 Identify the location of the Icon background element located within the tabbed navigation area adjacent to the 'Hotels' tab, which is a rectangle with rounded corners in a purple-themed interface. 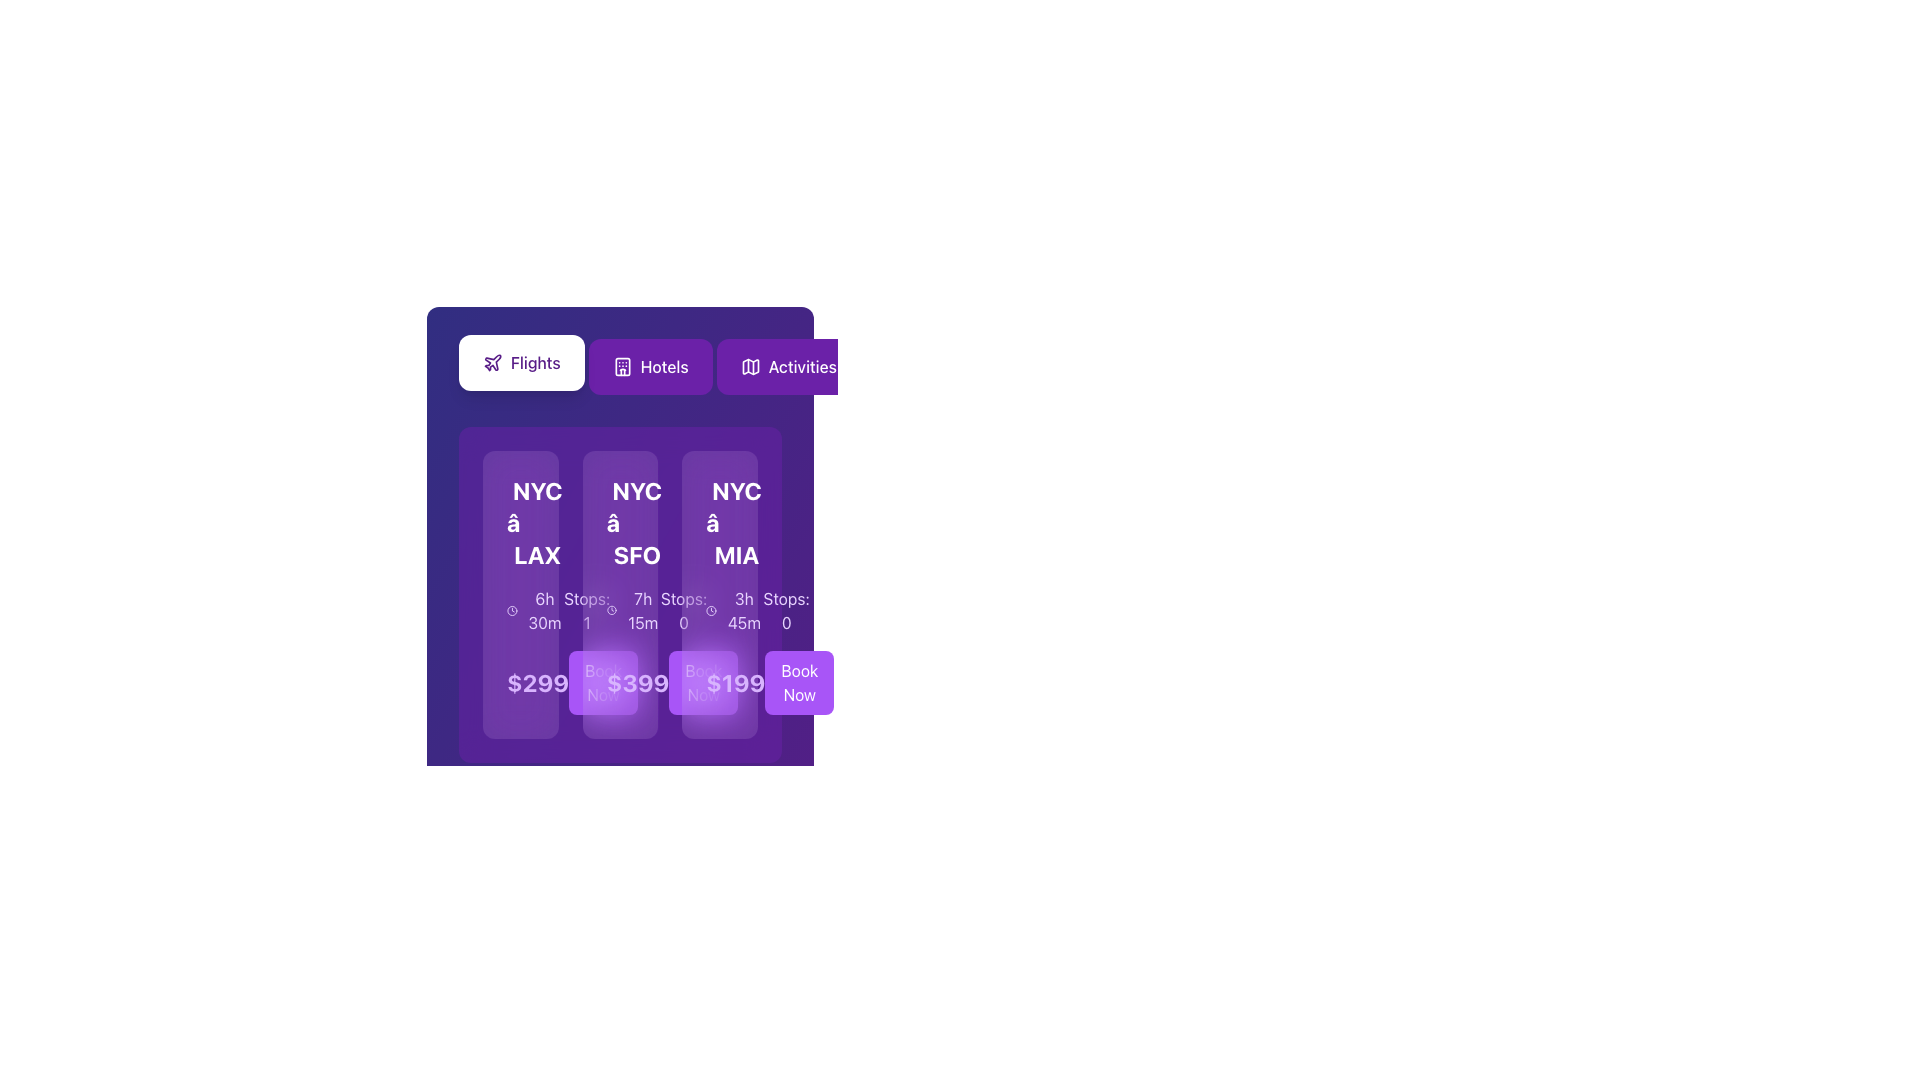
(621, 366).